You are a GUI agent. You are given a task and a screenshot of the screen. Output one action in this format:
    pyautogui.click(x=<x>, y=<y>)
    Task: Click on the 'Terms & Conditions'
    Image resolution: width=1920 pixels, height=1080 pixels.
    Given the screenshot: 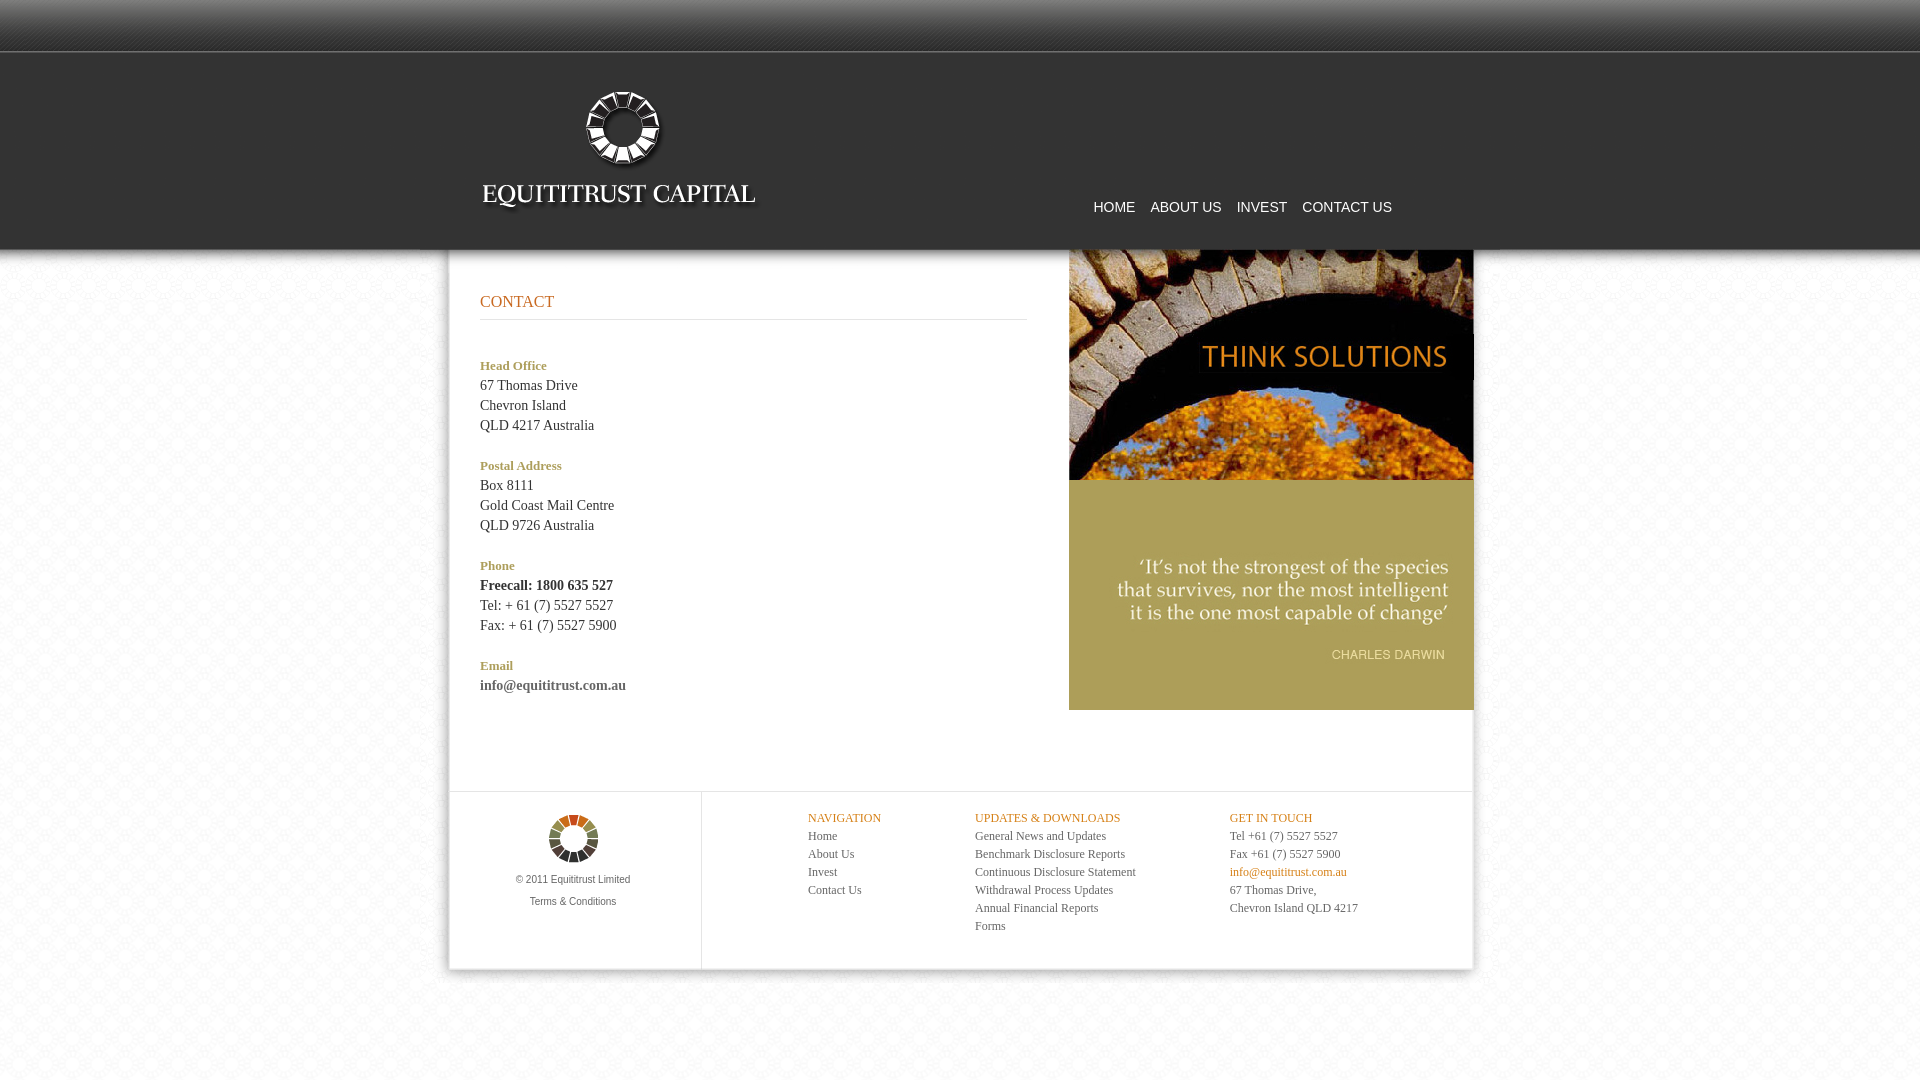 What is the action you would take?
    pyautogui.click(x=446, y=894)
    